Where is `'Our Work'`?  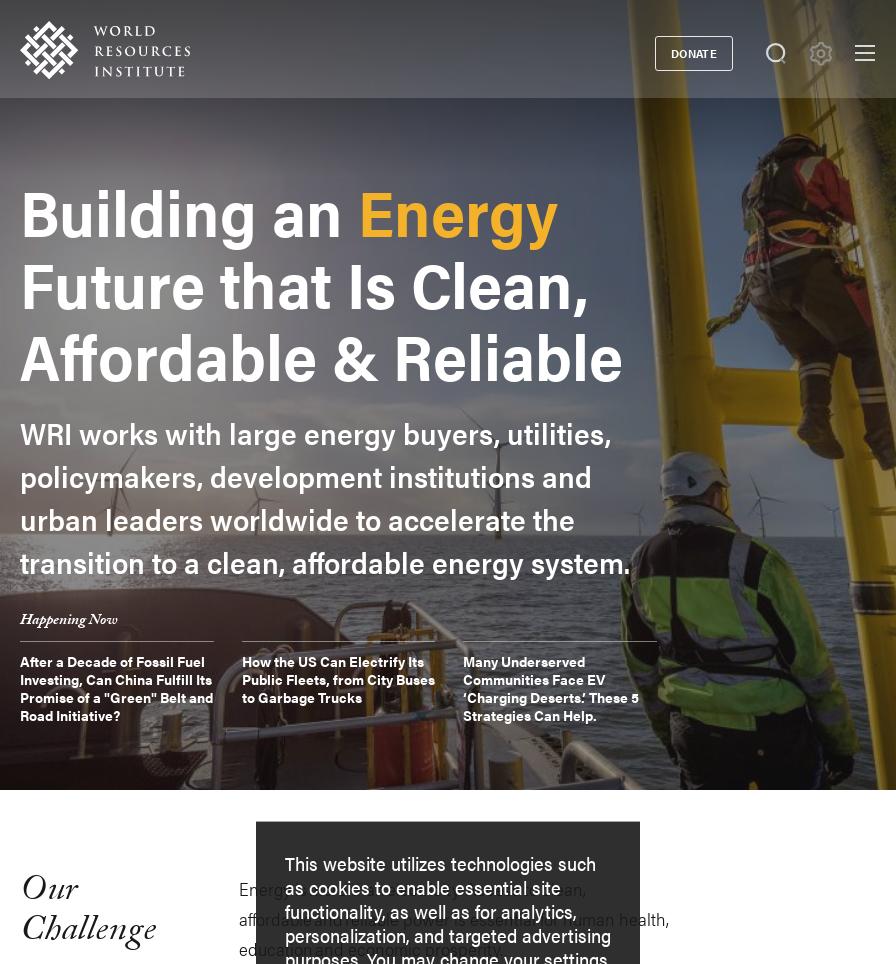
'Our Work' is located at coordinates (60, 310).